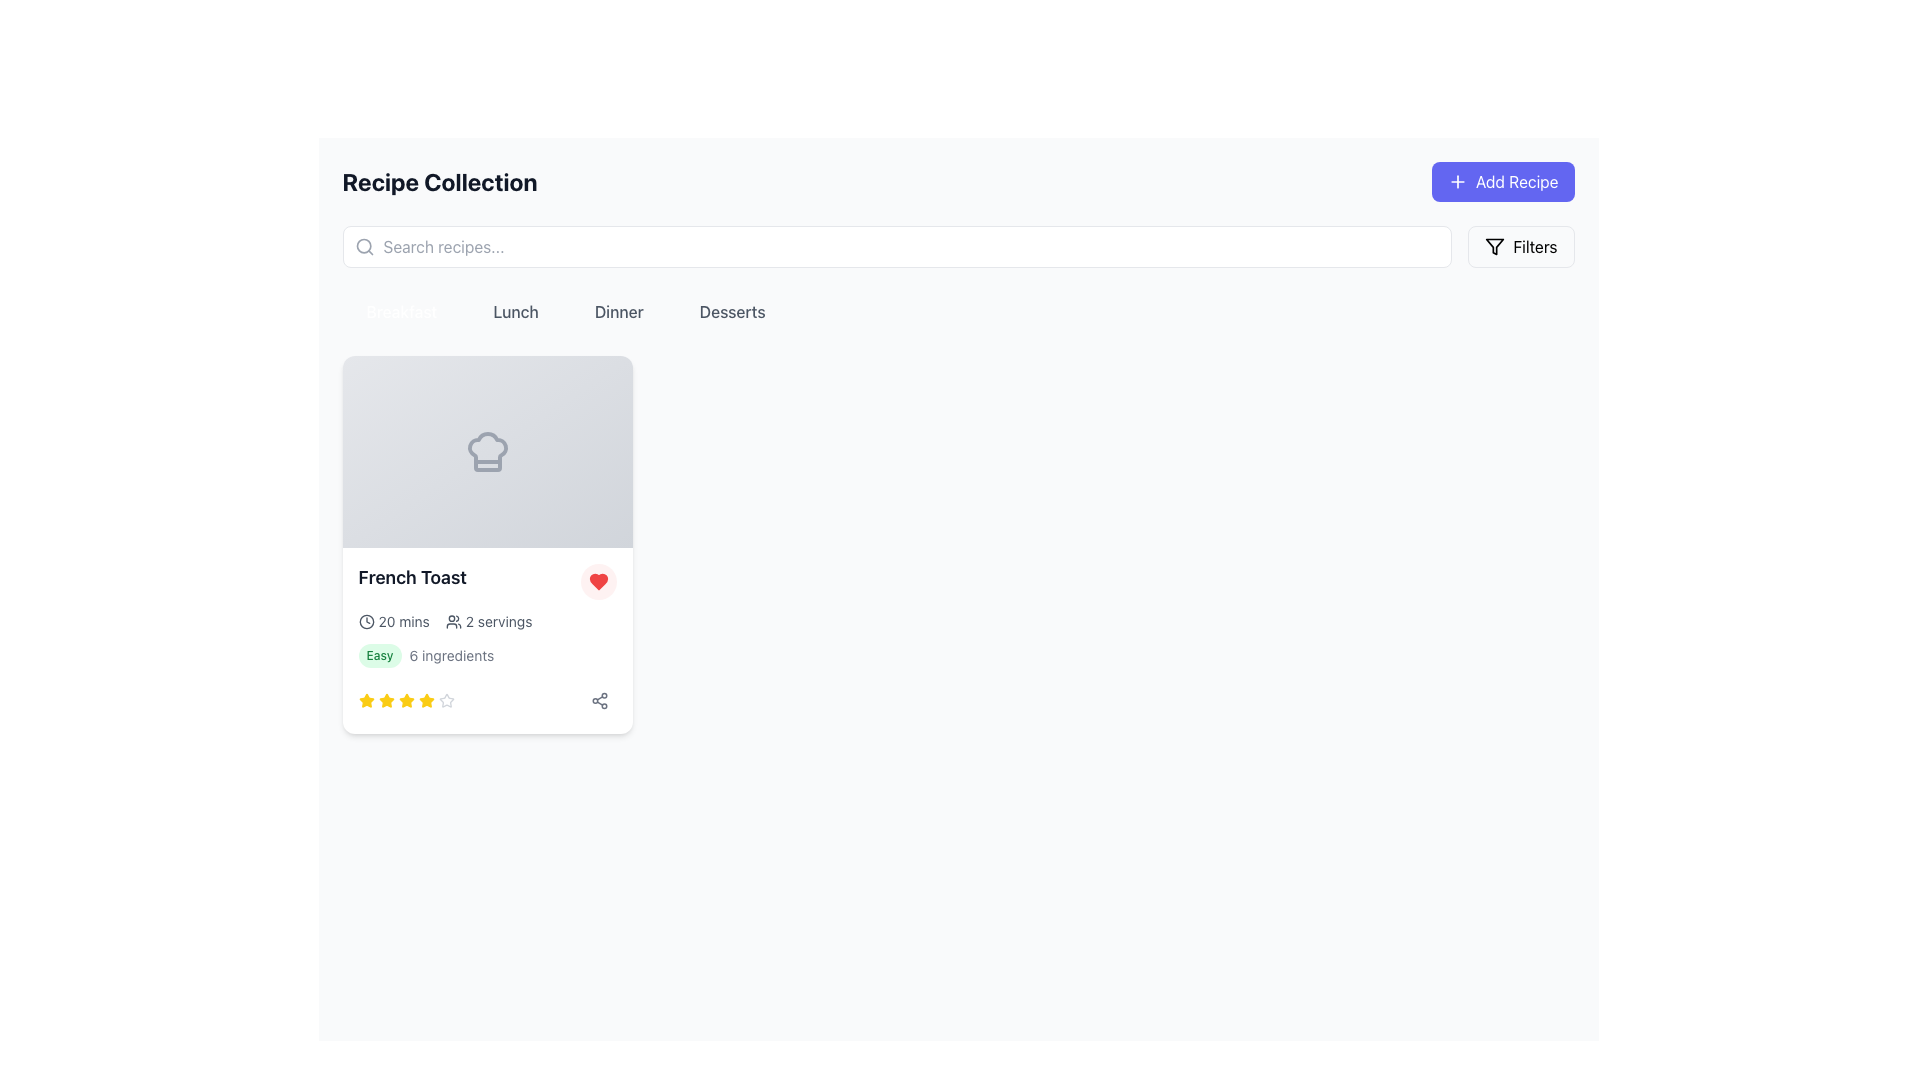  Describe the element at coordinates (425, 699) in the screenshot. I see `the fourth yellow star icon in the rating system under the 'French Toast' recipe card` at that location.